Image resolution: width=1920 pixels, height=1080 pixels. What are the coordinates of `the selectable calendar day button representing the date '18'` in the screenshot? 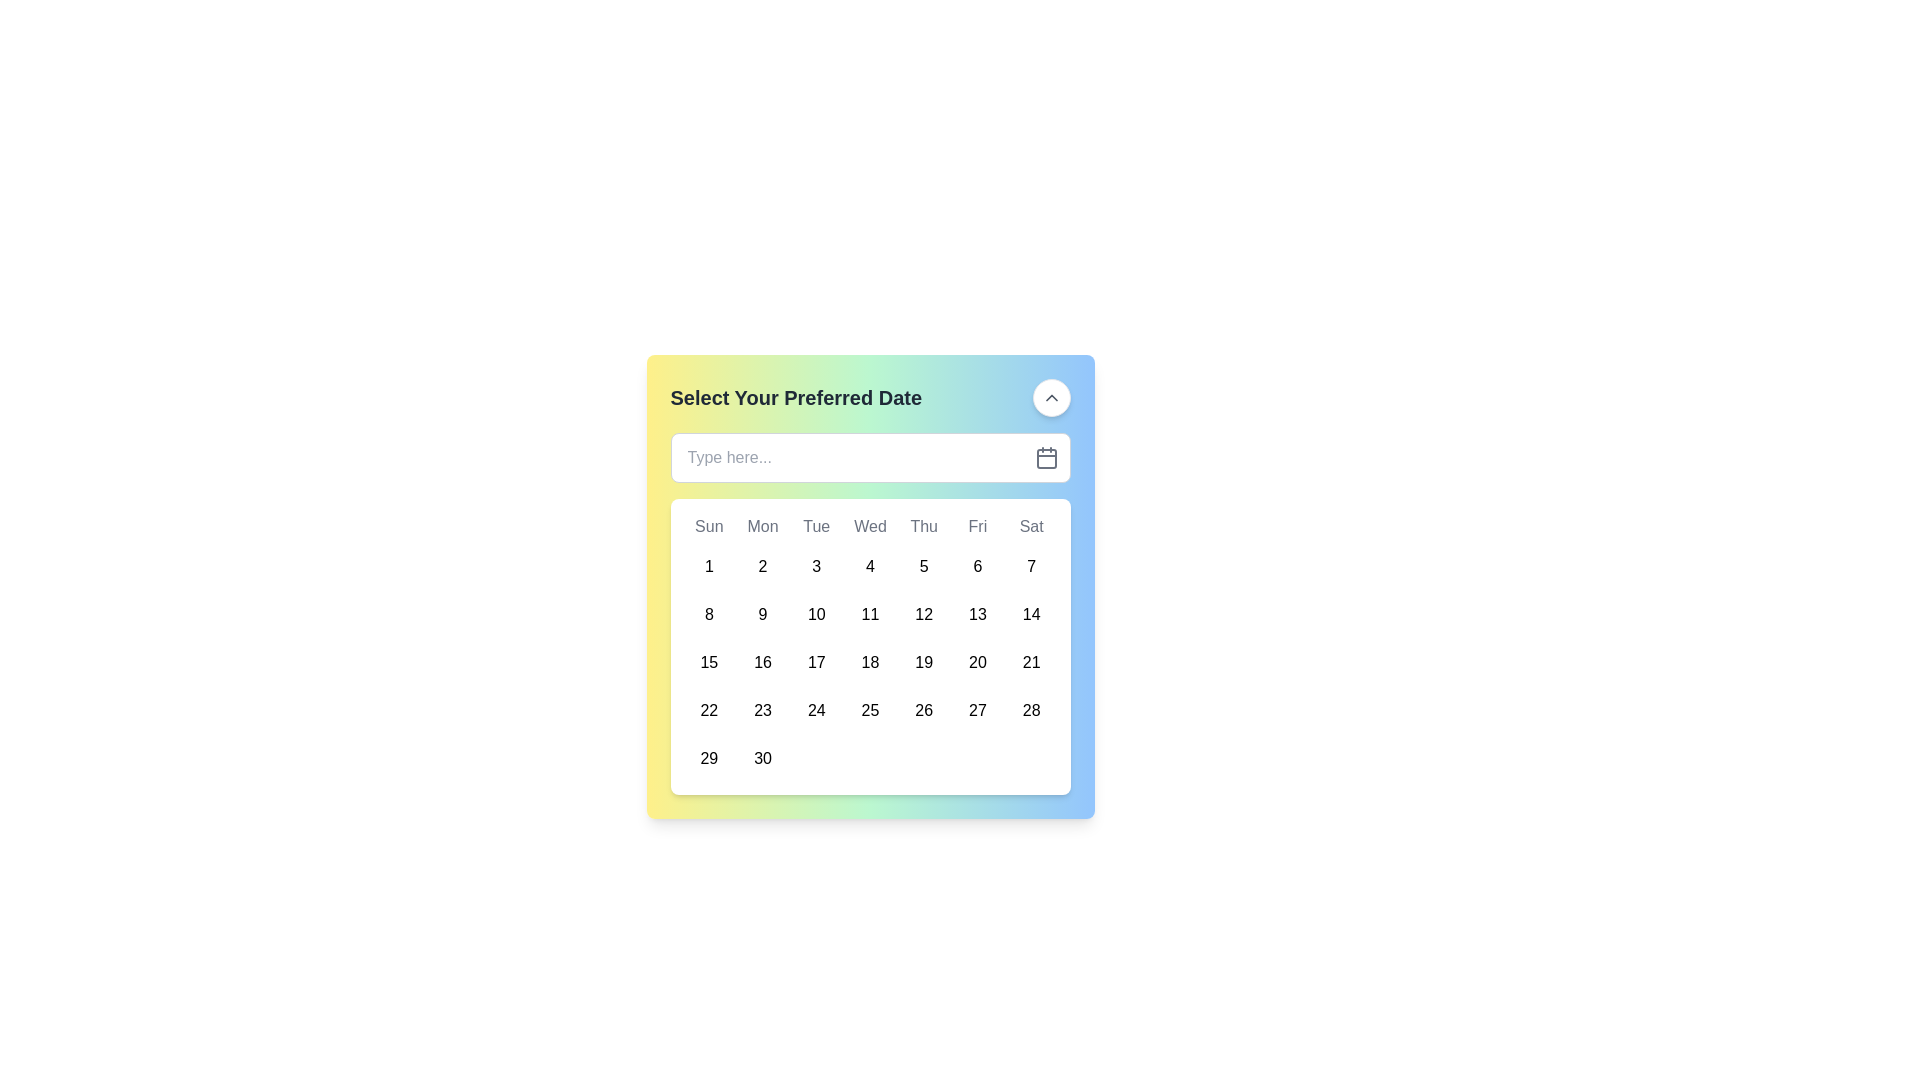 It's located at (870, 663).